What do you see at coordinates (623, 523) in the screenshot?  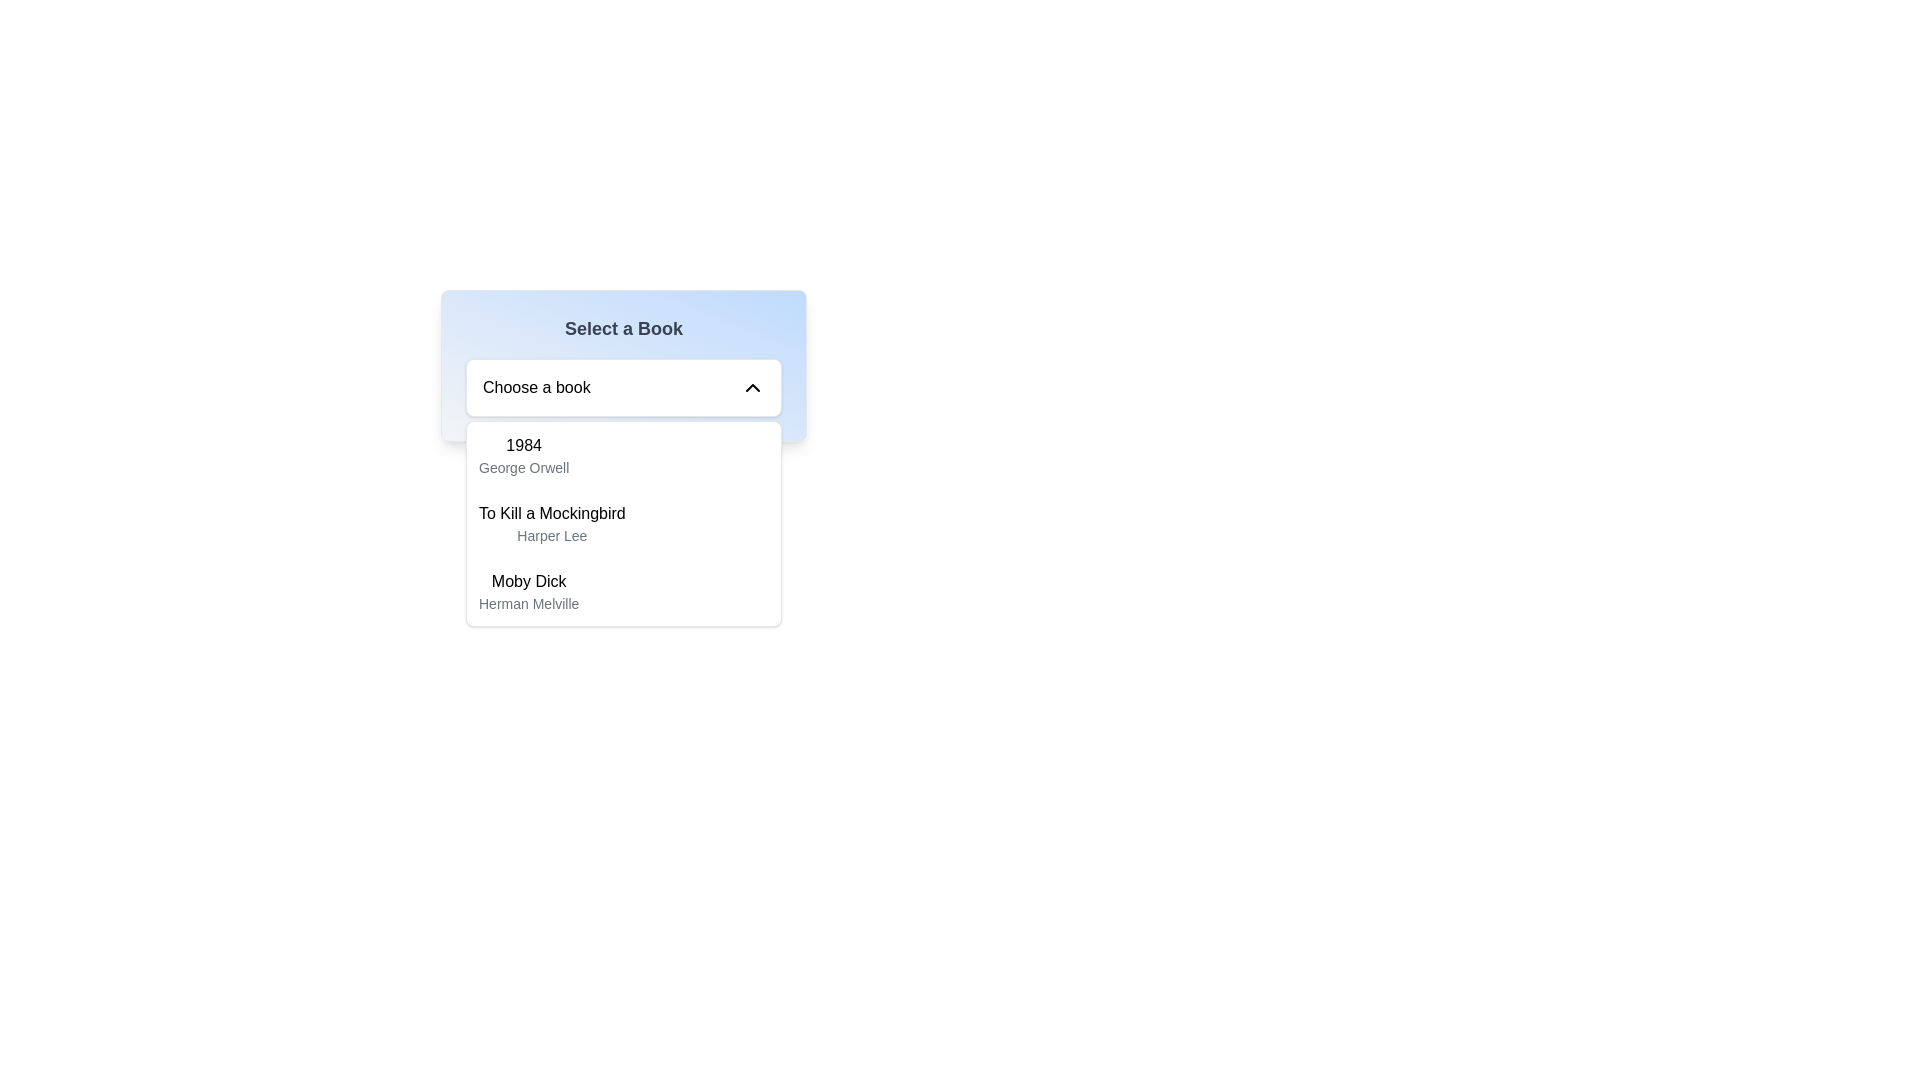 I see `the selectable list item for the book 'To Kill a Mockingbird'` at bounding box center [623, 523].